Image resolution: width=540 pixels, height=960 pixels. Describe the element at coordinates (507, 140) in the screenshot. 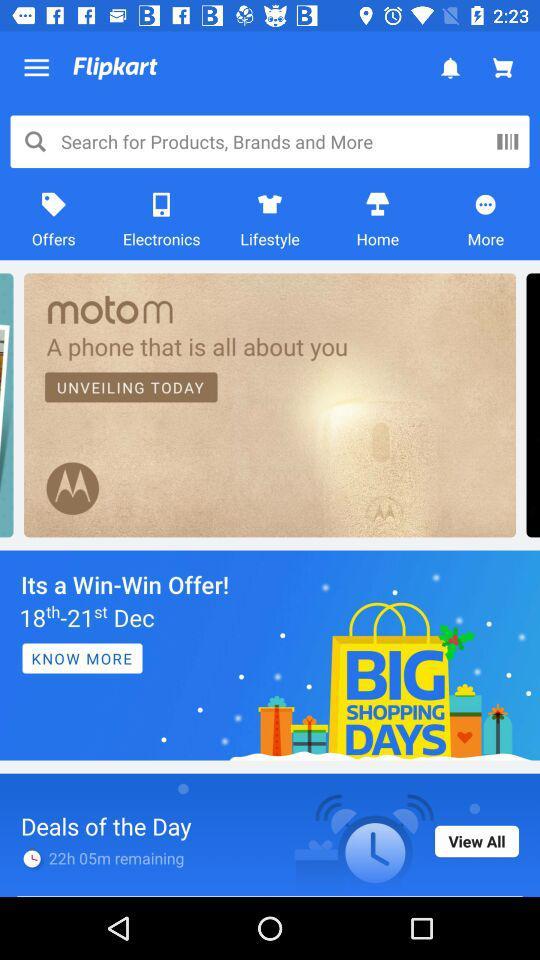

I see `the pause icon` at that location.